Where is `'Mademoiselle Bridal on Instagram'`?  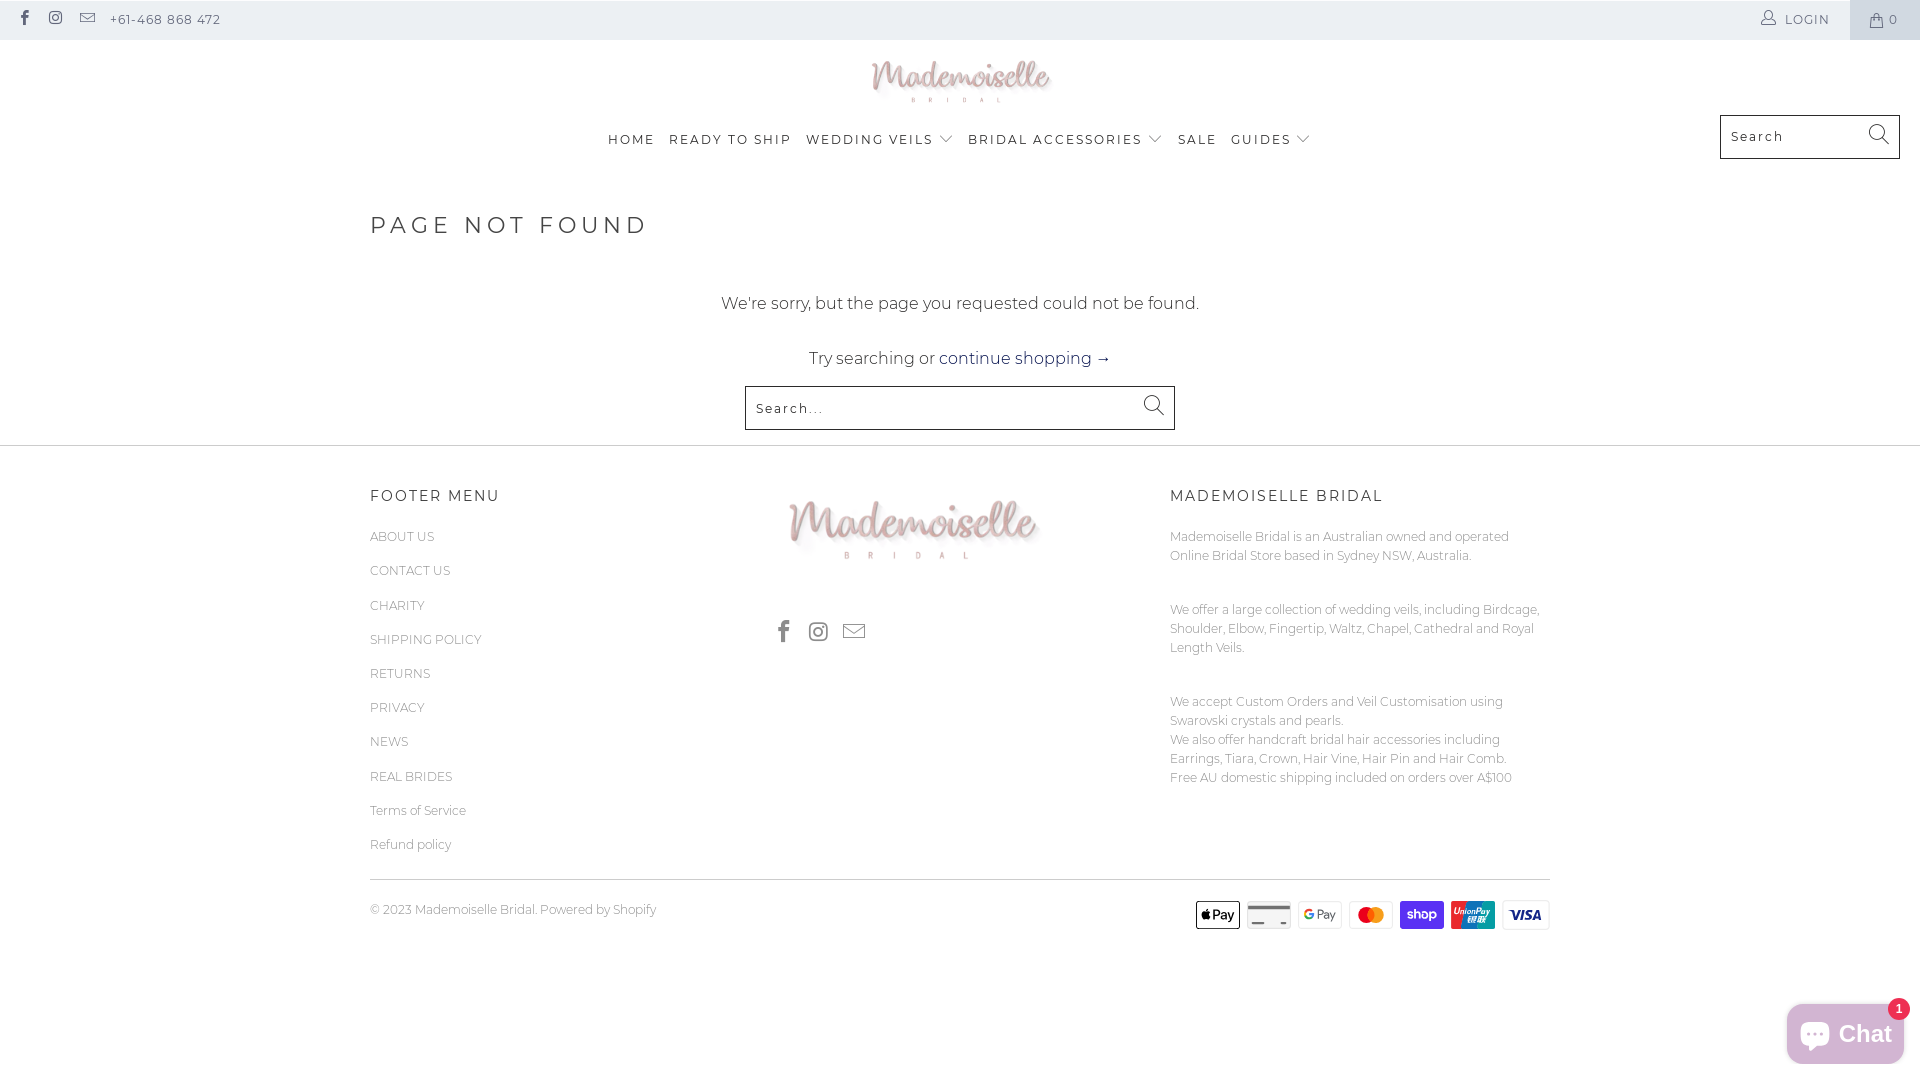 'Mademoiselle Bridal on Instagram' is located at coordinates (54, 19).